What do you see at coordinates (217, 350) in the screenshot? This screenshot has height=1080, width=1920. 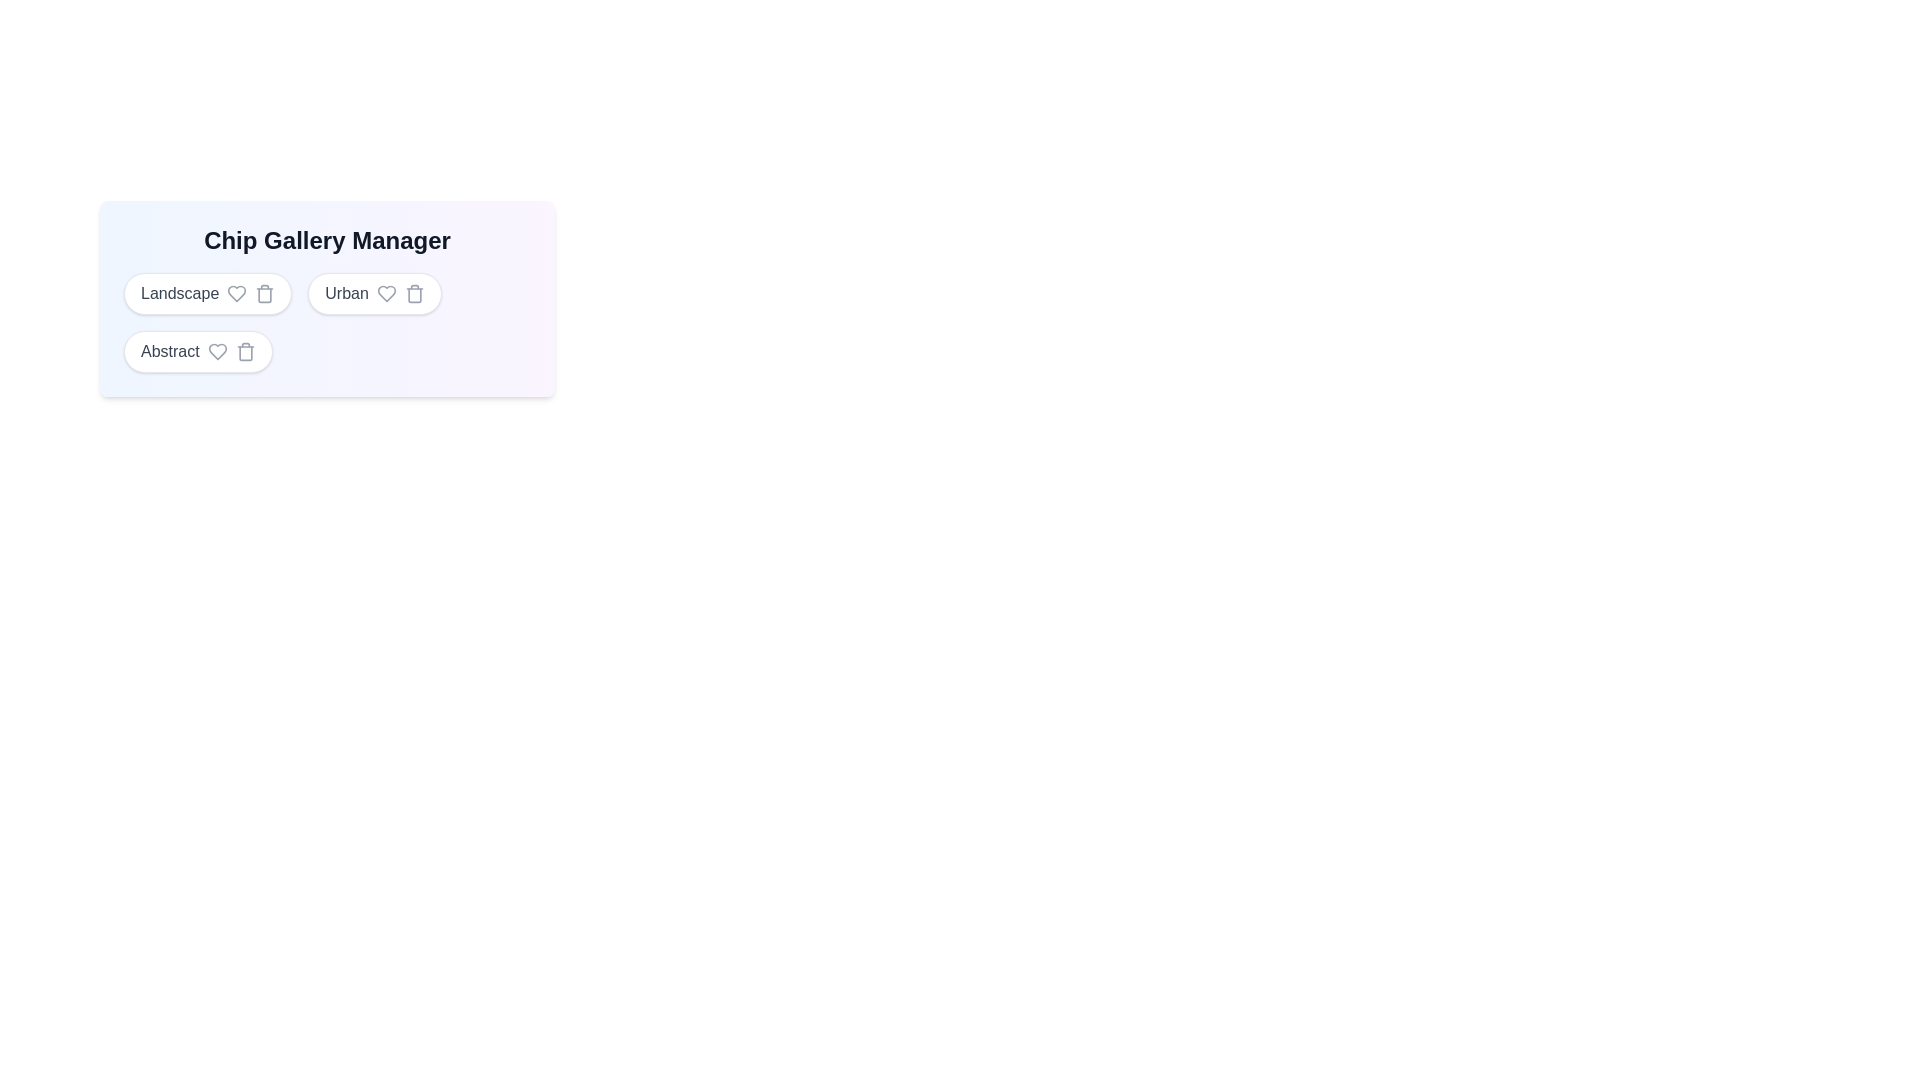 I see `the heart icon of the chip labeled Abstract to toggle its liked state` at bounding box center [217, 350].